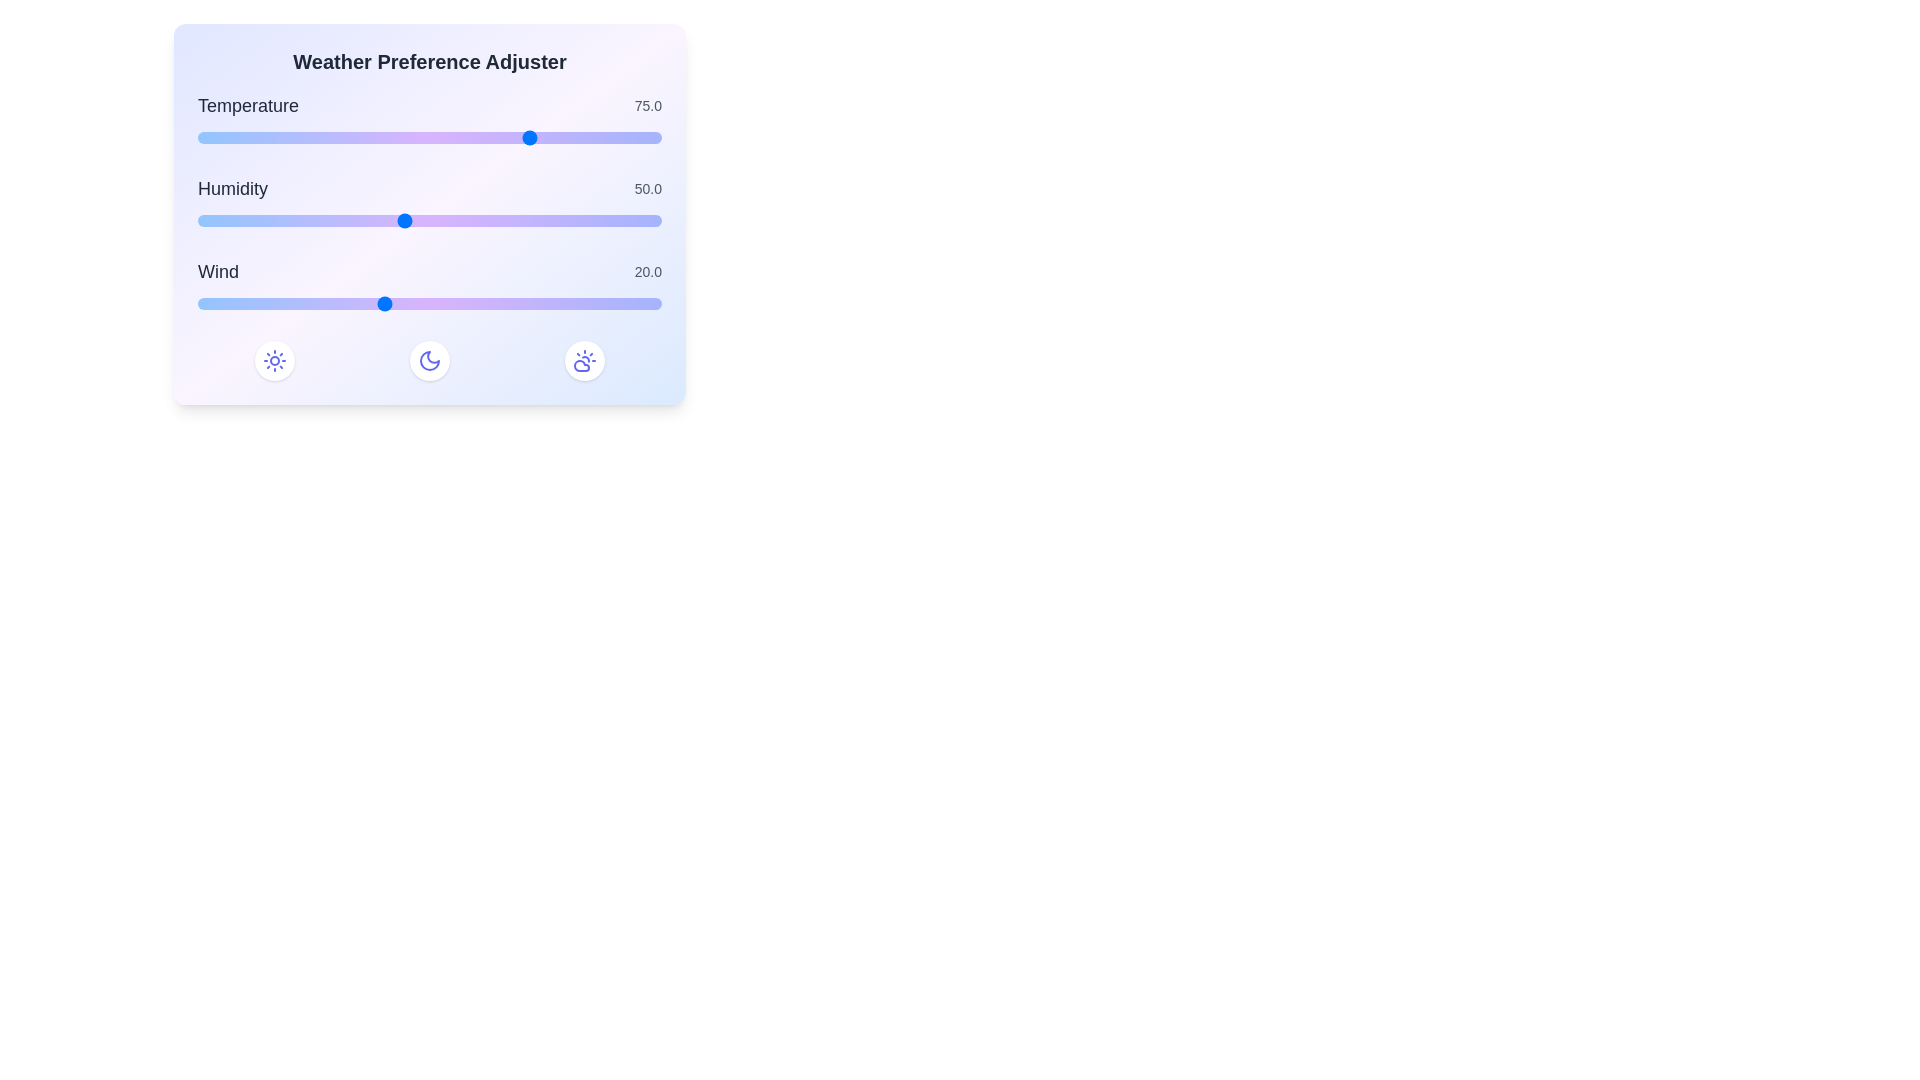 The width and height of the screenshot is (1920, 1080). What do you see at coordinates (413, 137) in the screenshot?
I see `the temperature` at bounding box center [413, 137].